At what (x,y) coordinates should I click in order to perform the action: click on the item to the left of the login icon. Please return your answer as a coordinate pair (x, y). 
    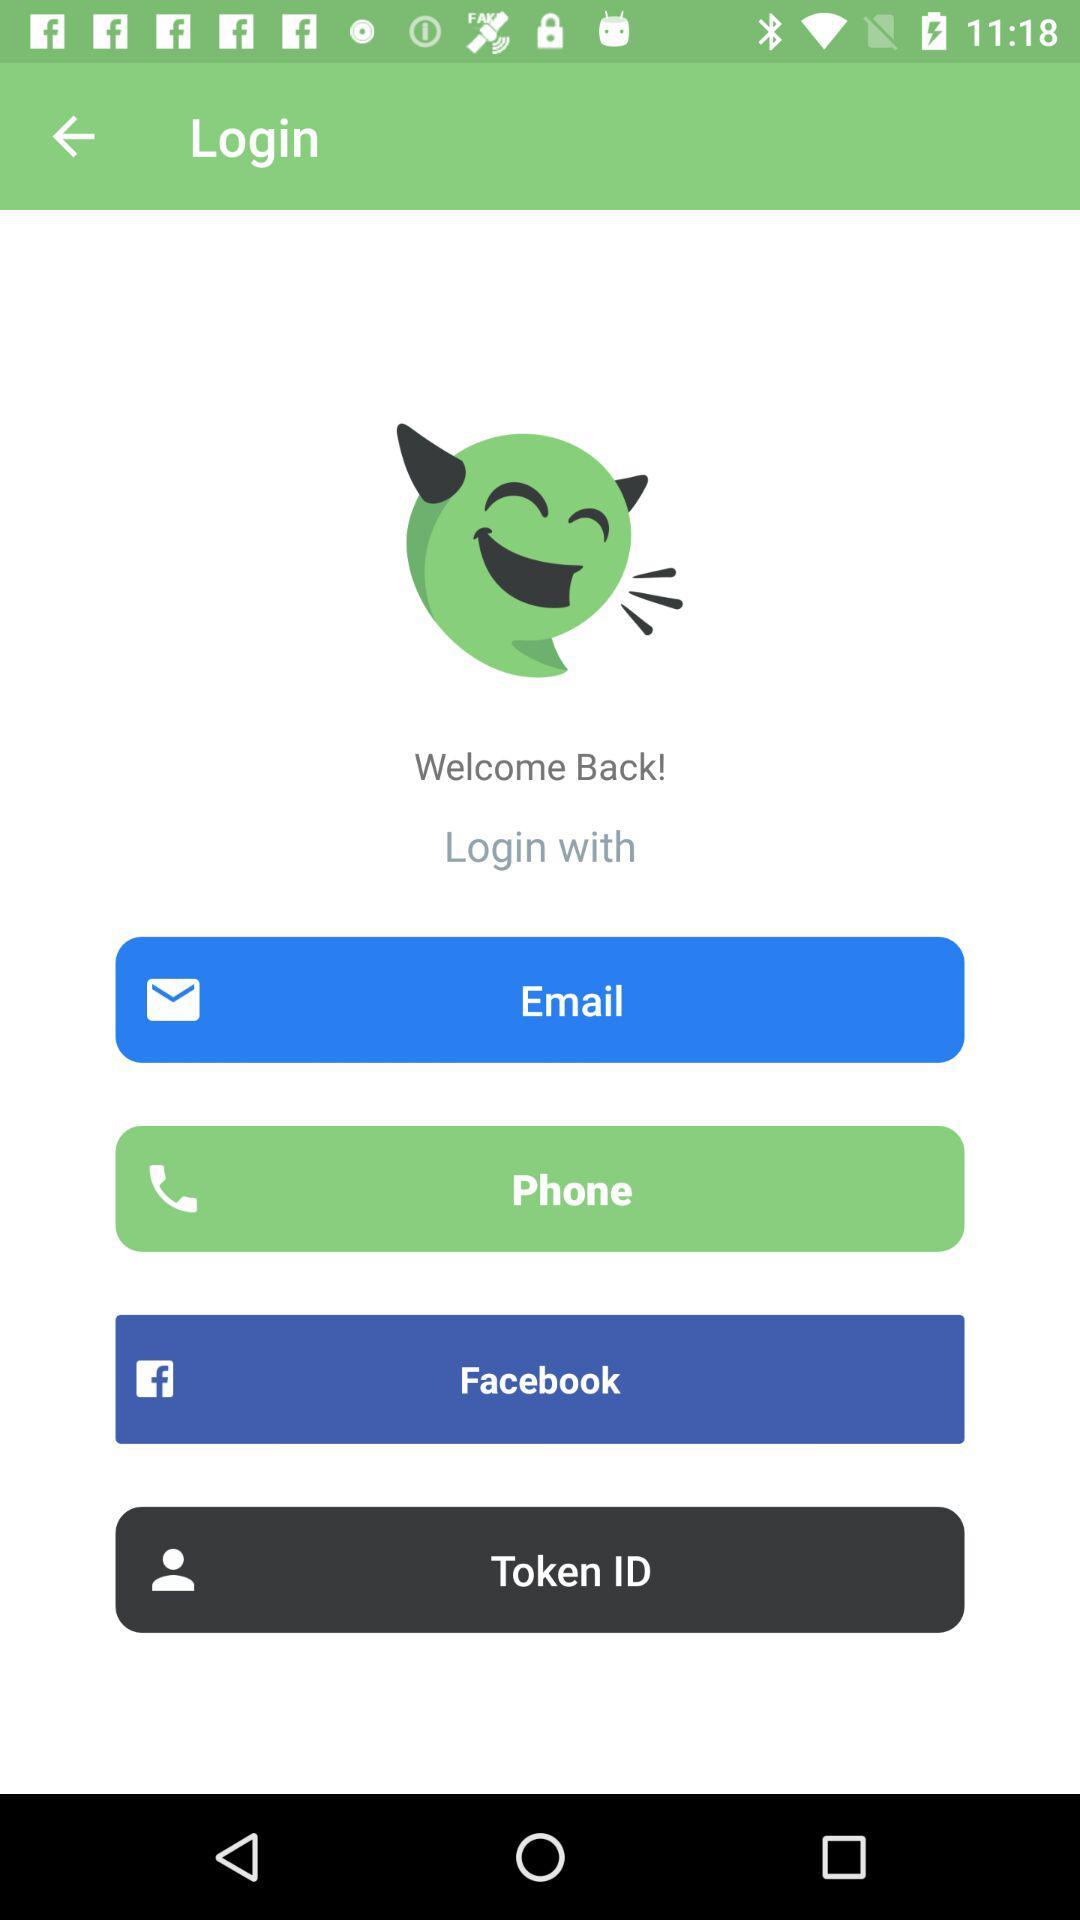
    Looking at the image, I should click on (72, 135).